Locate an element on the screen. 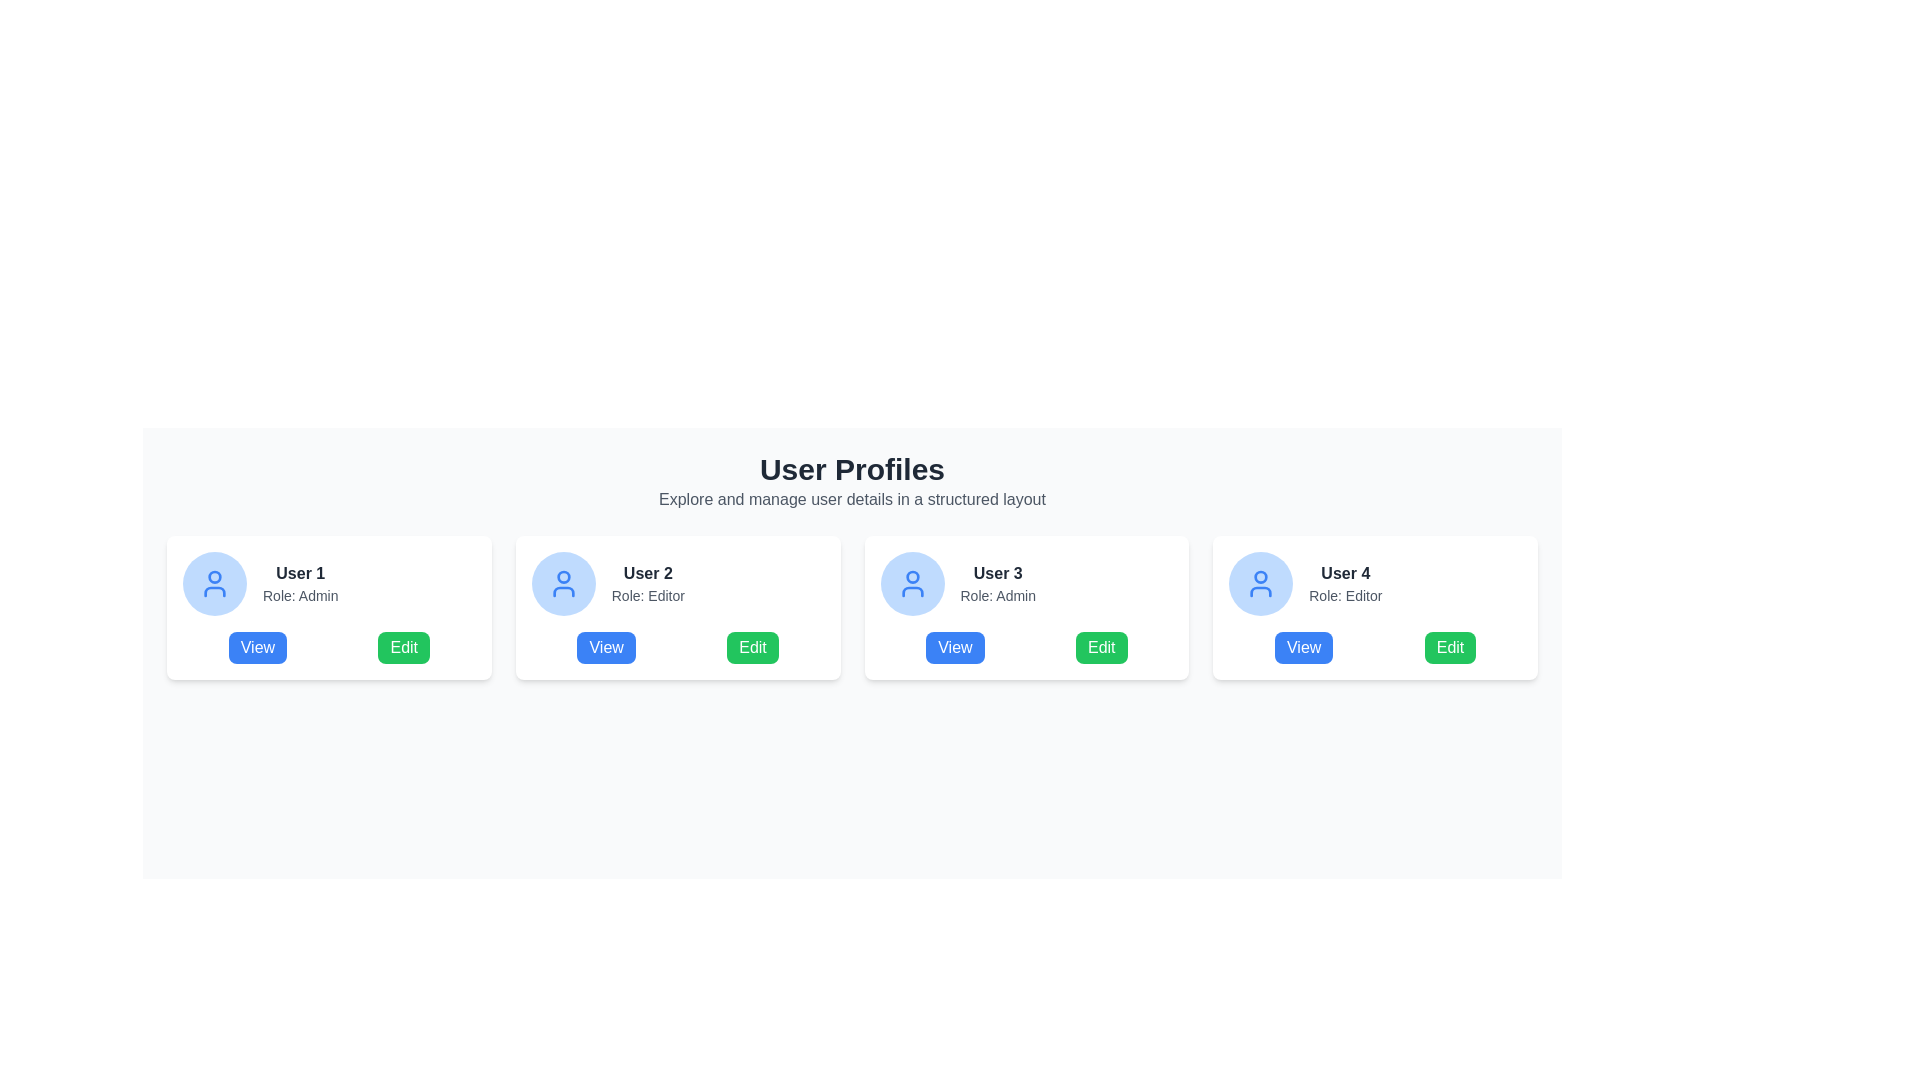  the fourth user information display card is located at coordinates (1374, 583).